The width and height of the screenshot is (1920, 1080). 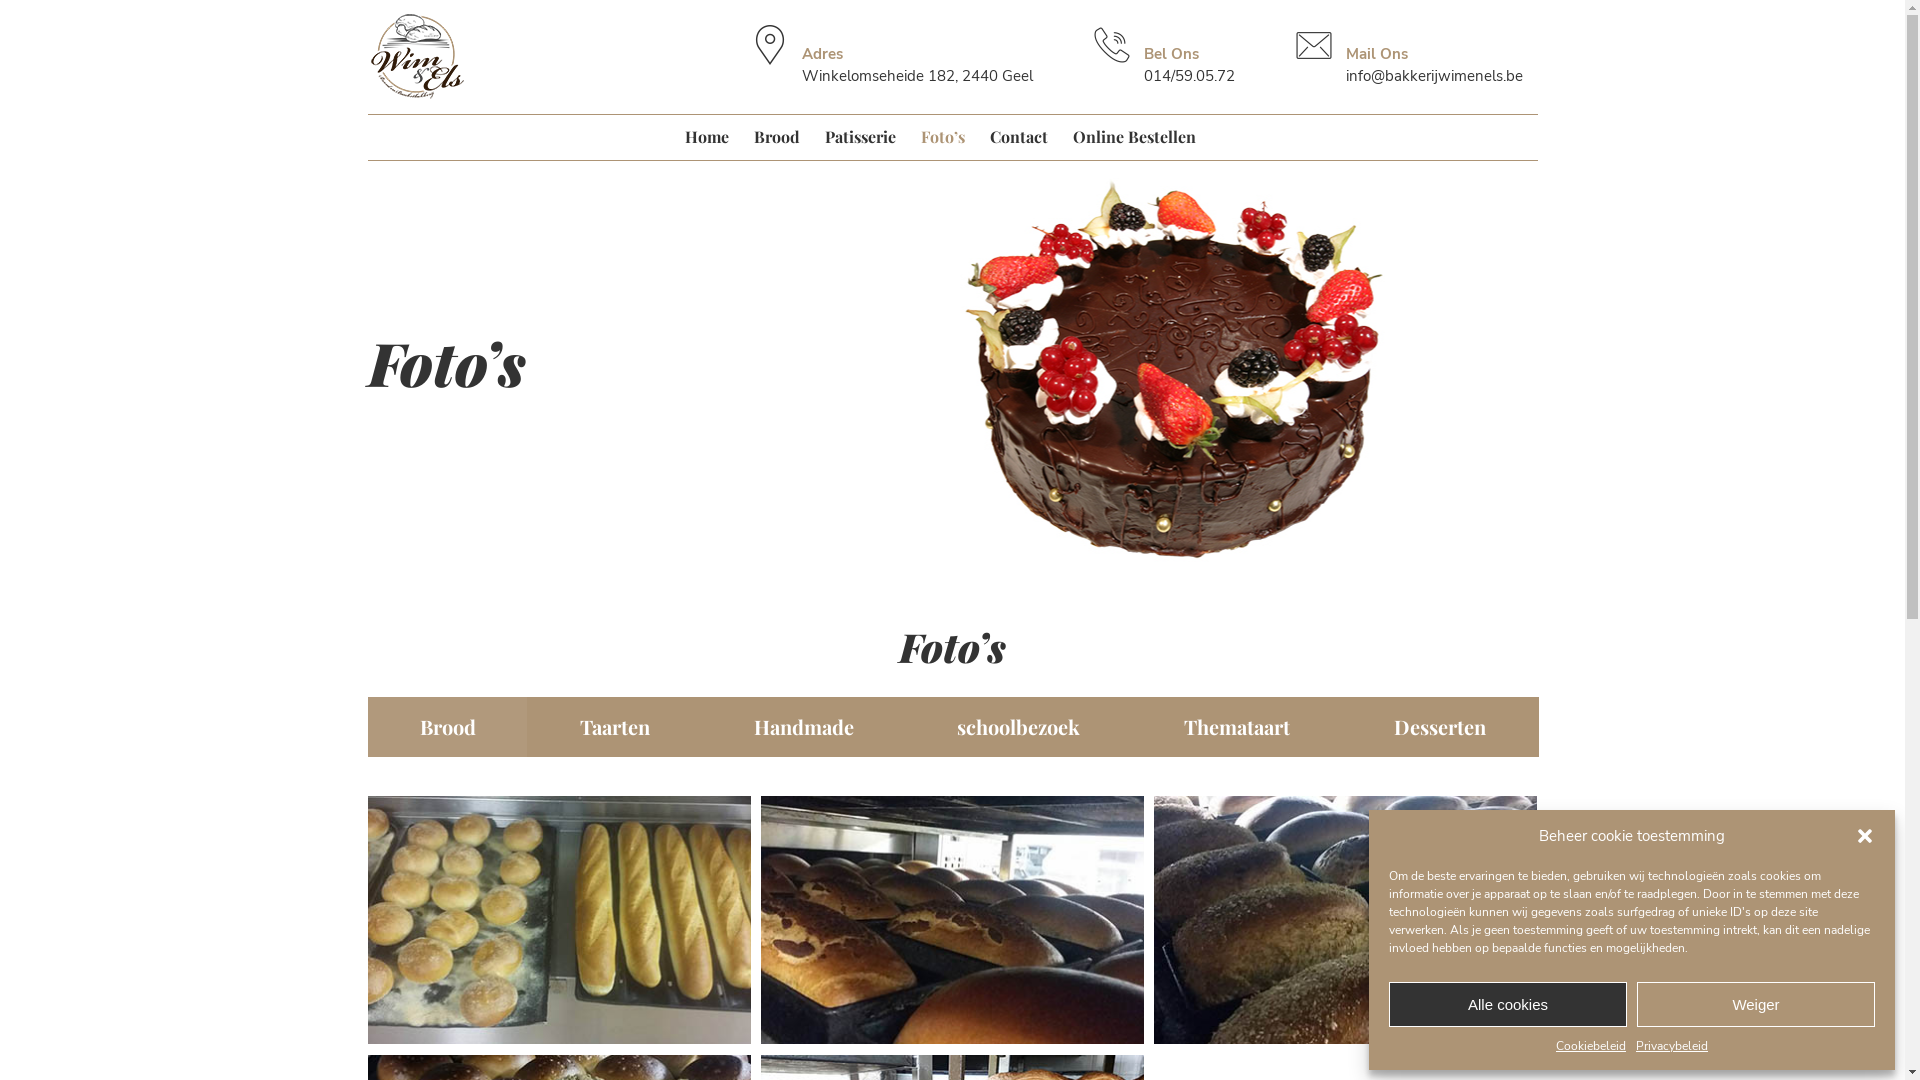 What do you see at coordinates (859, 135) in the screenshot?
I see `'Patisserie'` at bounding box center [859, 135].